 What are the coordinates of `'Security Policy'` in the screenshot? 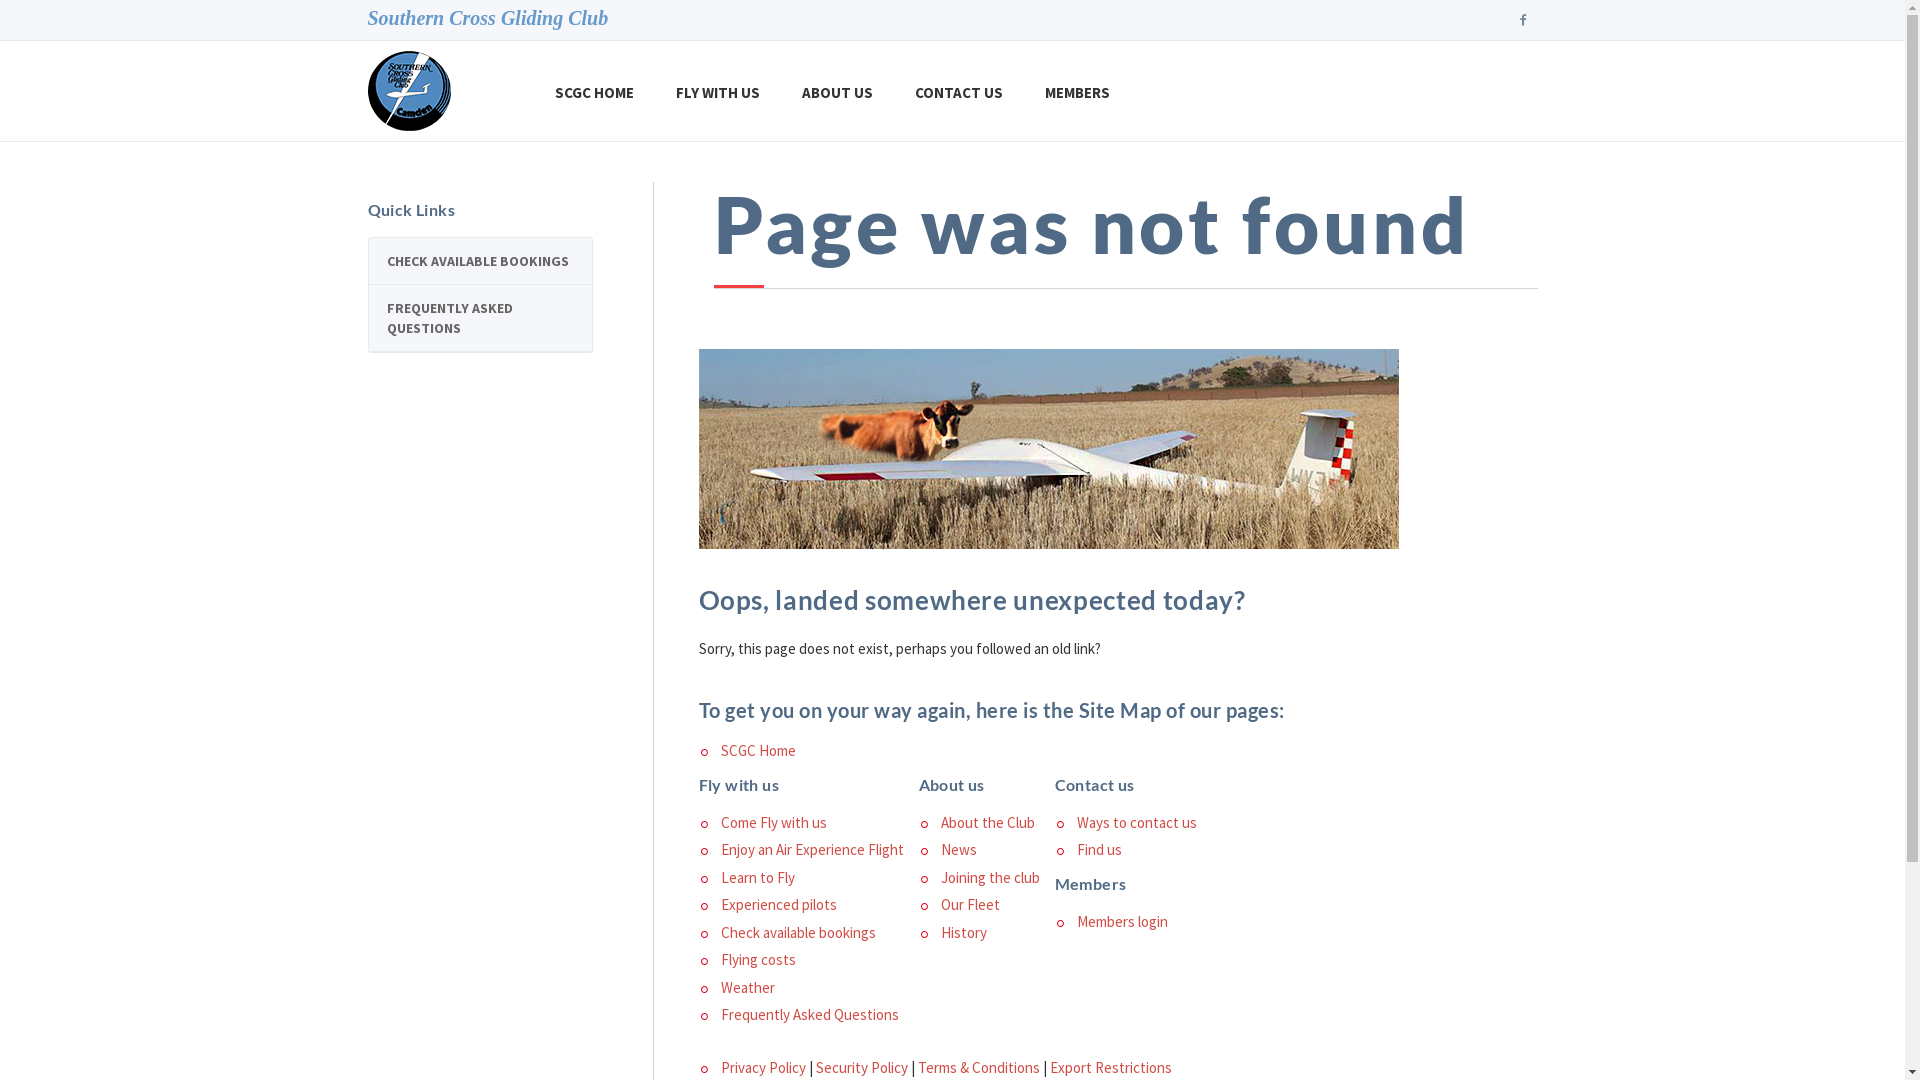 It's located at (862, 1066).